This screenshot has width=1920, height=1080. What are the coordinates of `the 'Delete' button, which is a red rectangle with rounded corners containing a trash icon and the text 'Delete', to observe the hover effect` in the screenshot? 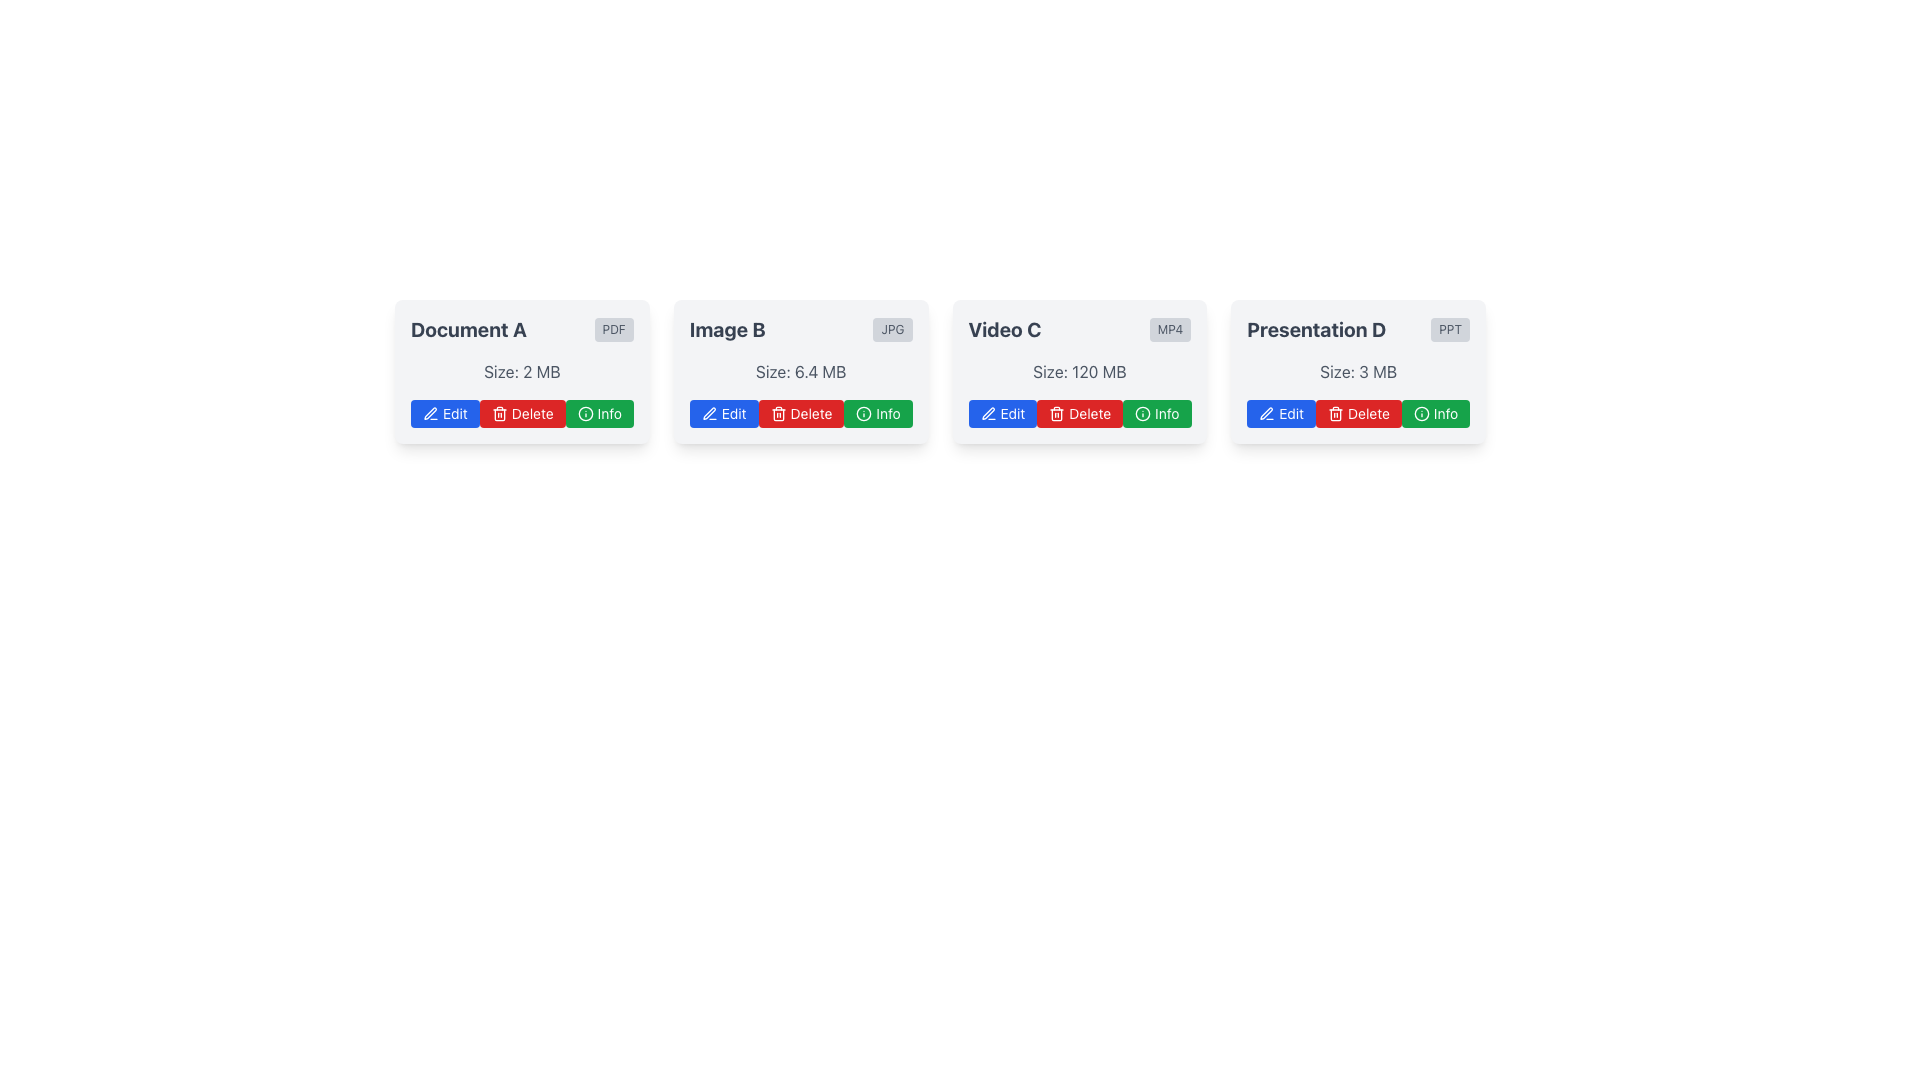 It's located at (522, 412).